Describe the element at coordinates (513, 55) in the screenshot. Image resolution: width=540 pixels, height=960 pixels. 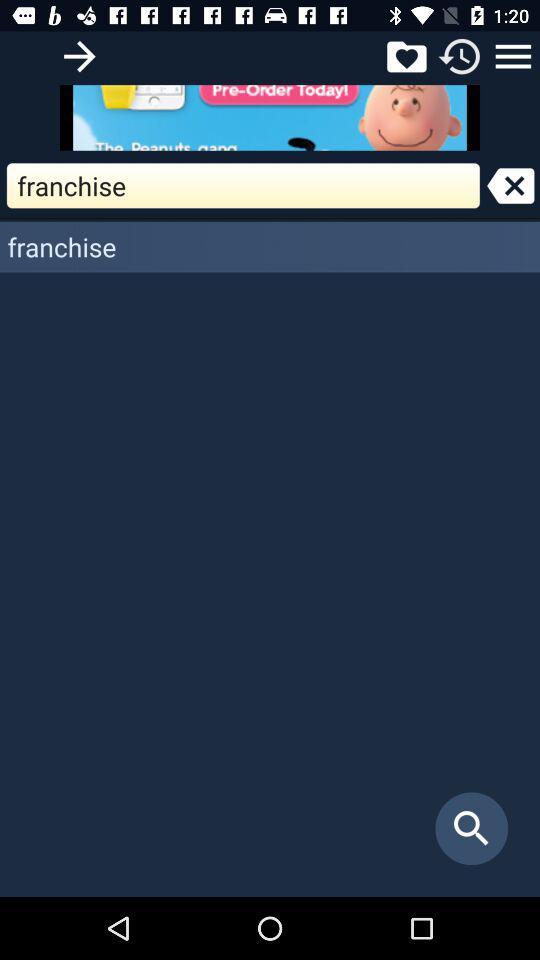
I see `open the menu` at that location.